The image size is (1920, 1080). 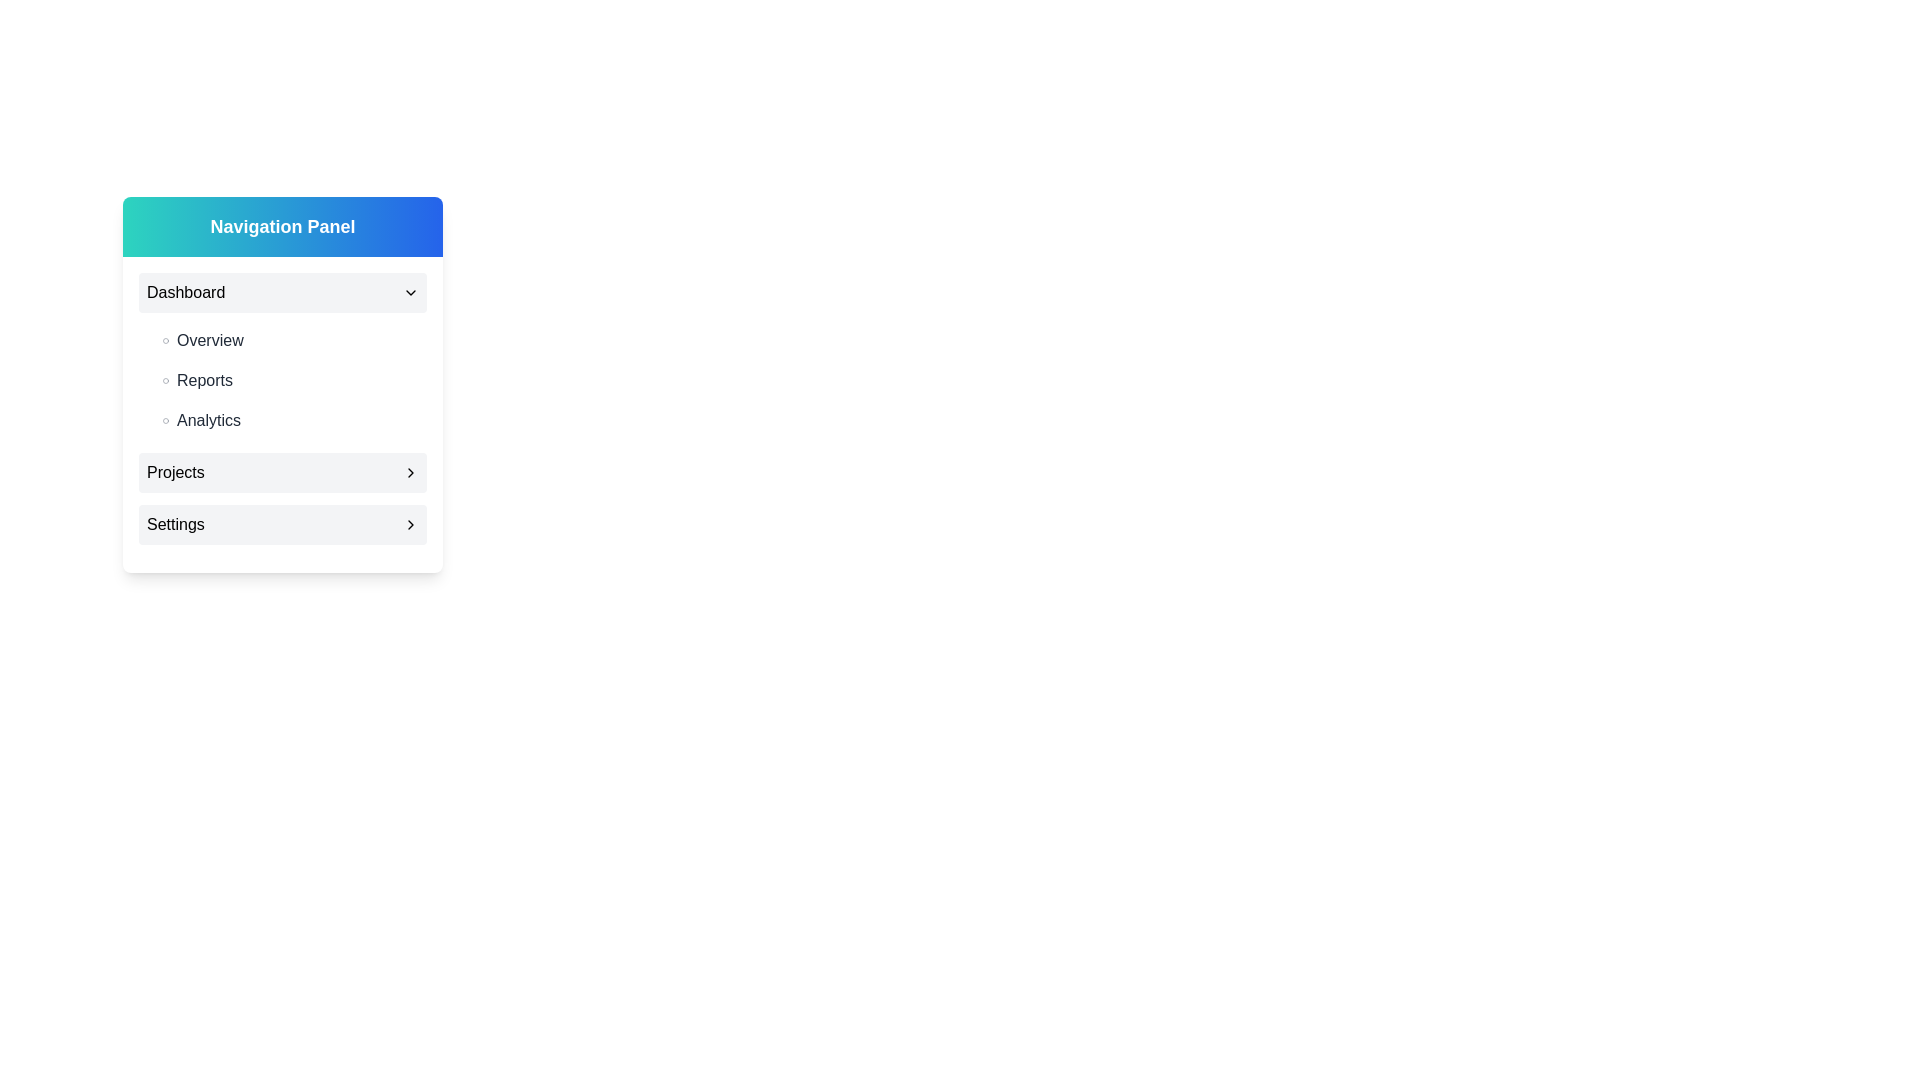 I want to click on the navigation menu item labeled 'Overview', so click(x=290, y=339).